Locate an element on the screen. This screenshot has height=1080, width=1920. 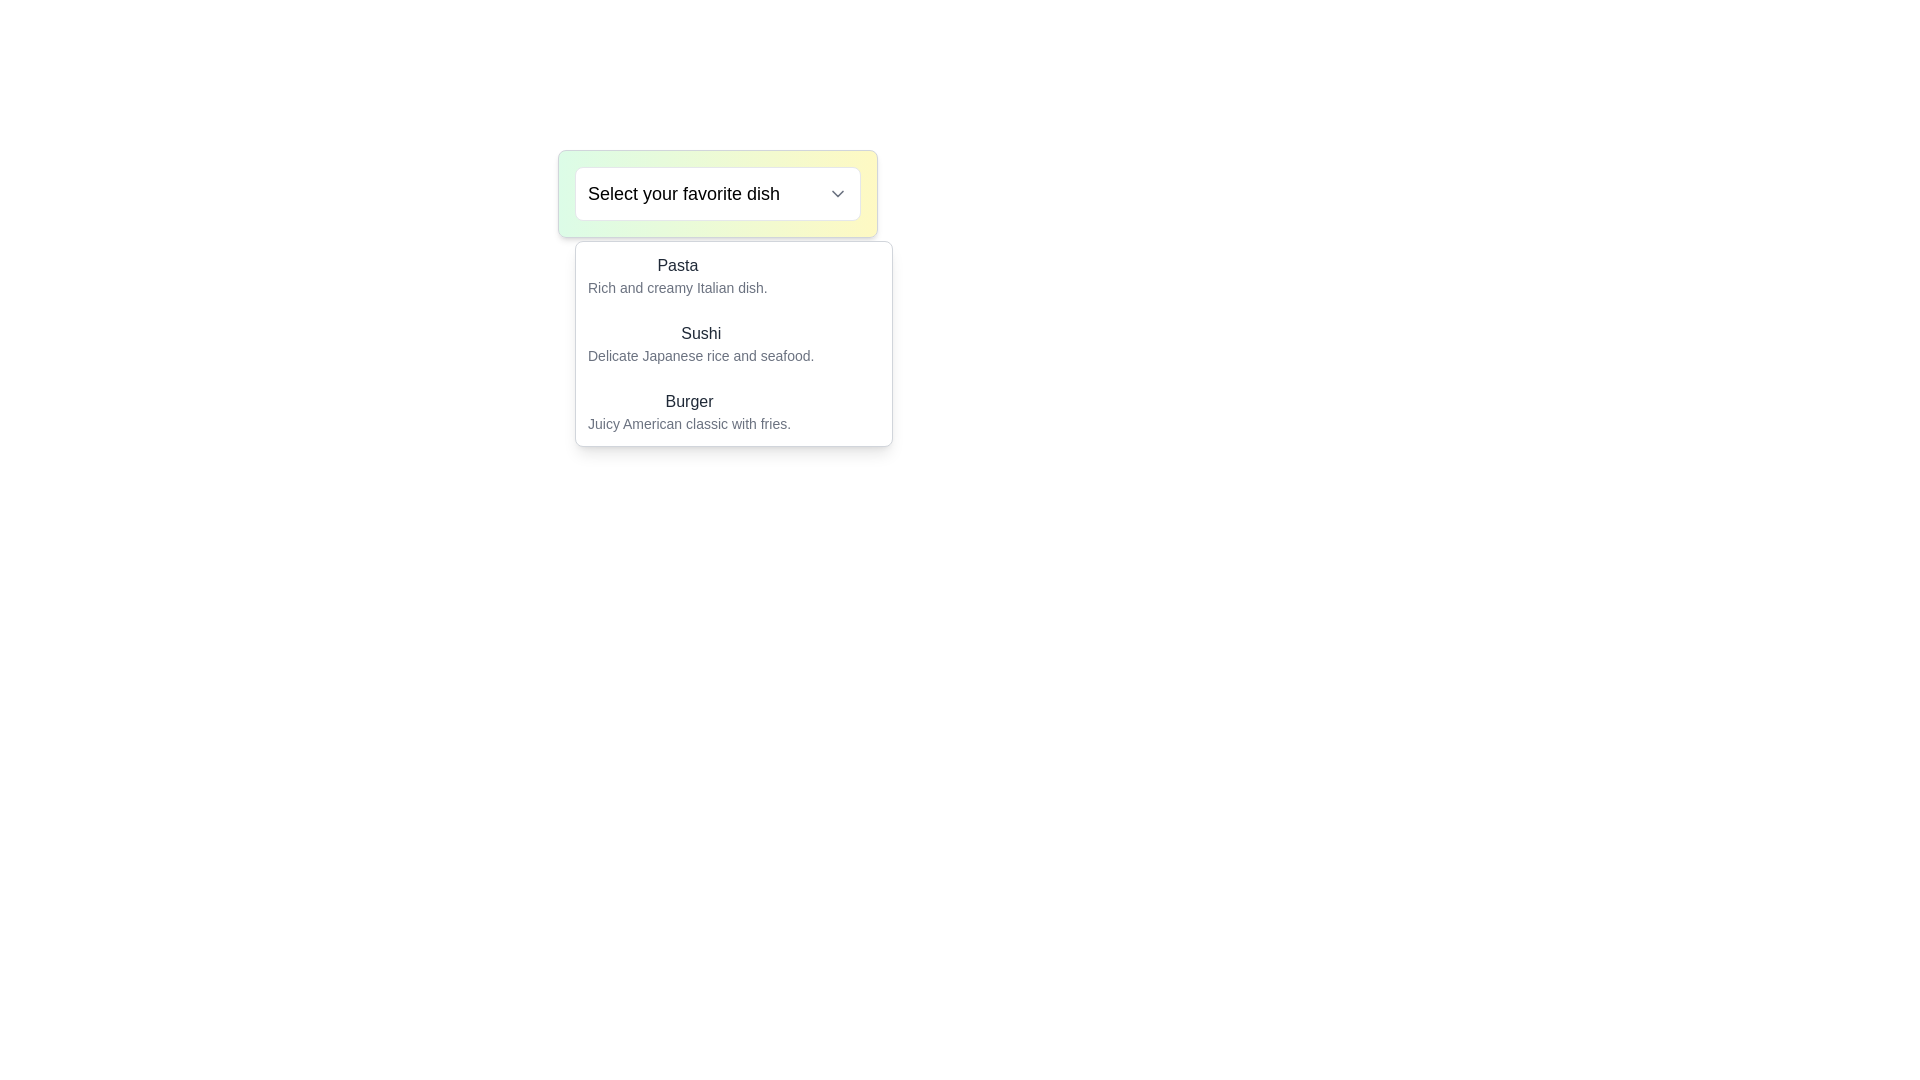
the content of the 'Pasta' label, which is displayed in medium font weight and gray hue, positioned at the top of the first menu item in the dropdown is located at coordinates (677, 265).